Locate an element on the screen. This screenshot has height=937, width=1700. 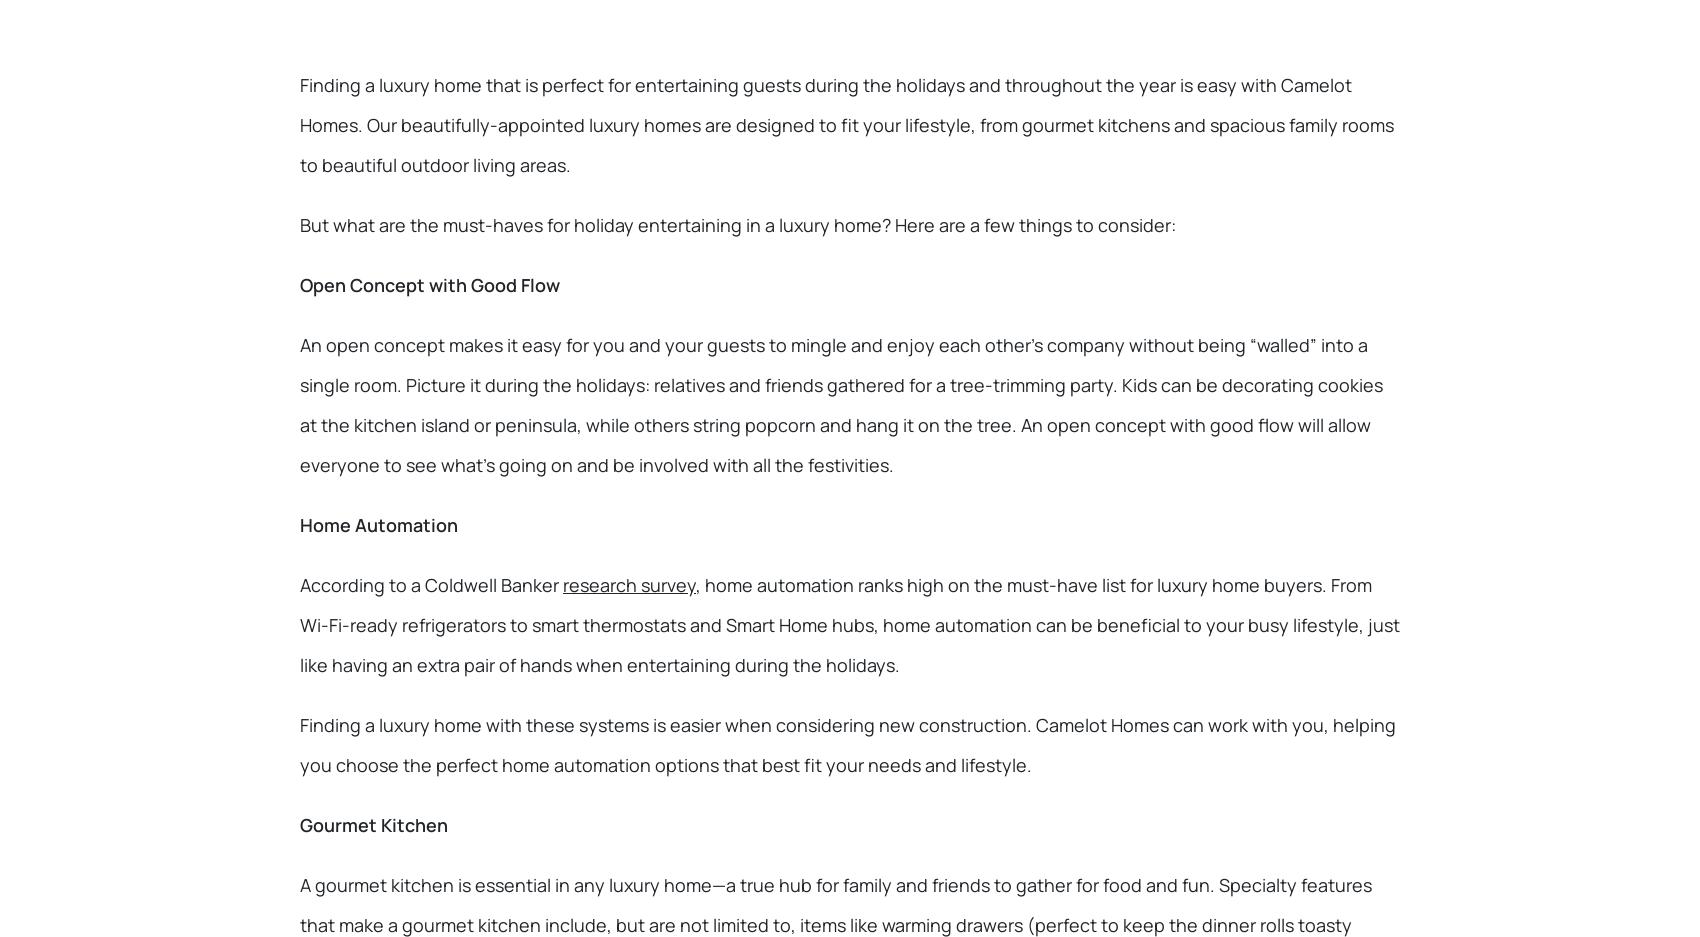
'Home Automation' is located at coordinates (377, 524).